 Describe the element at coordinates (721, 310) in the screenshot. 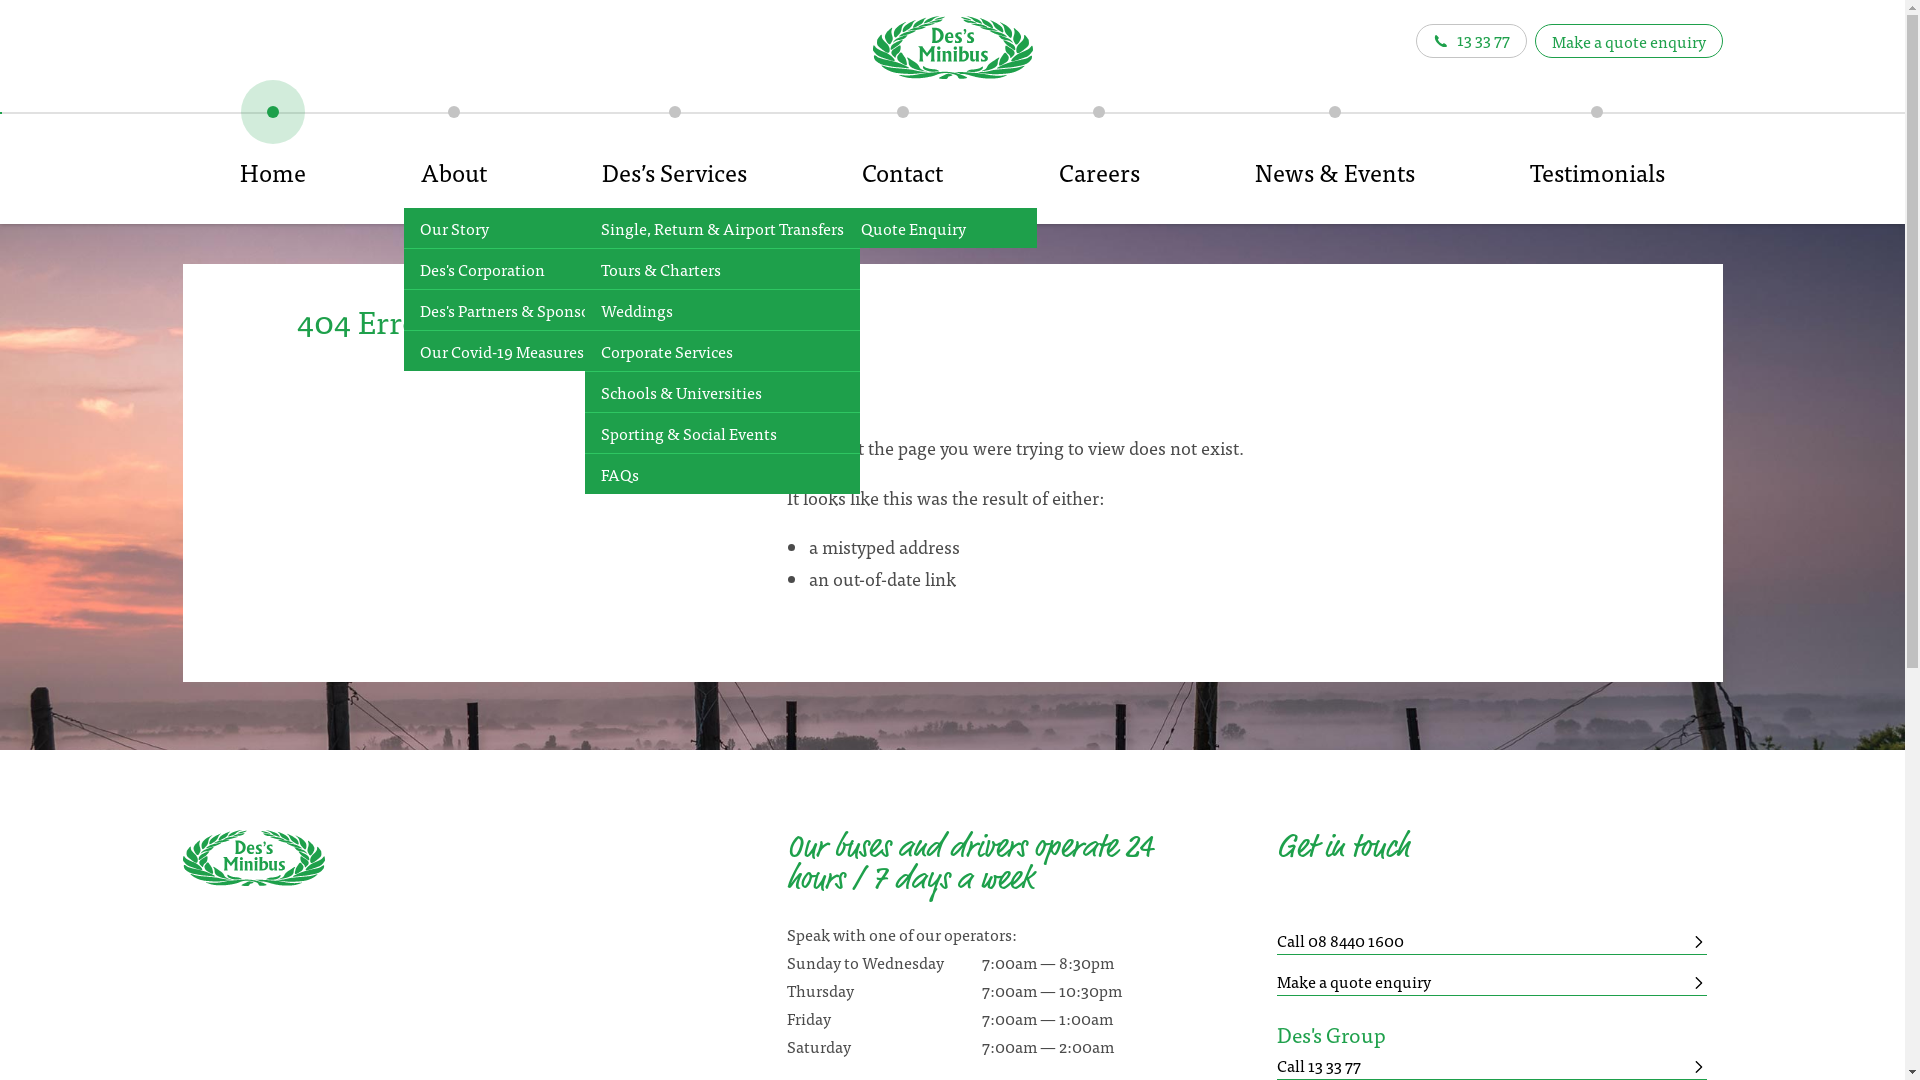

I see `'Weddings'` at that location.